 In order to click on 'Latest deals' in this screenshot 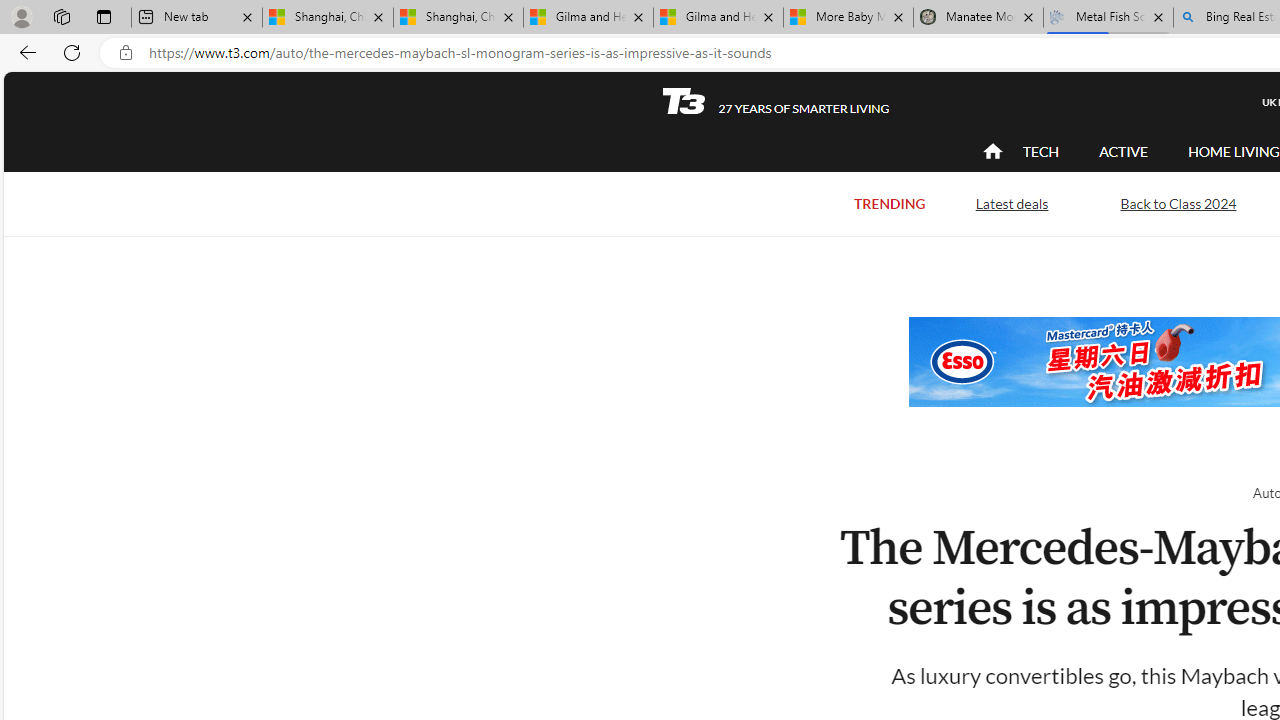, I will do `click(1011, 204)`.